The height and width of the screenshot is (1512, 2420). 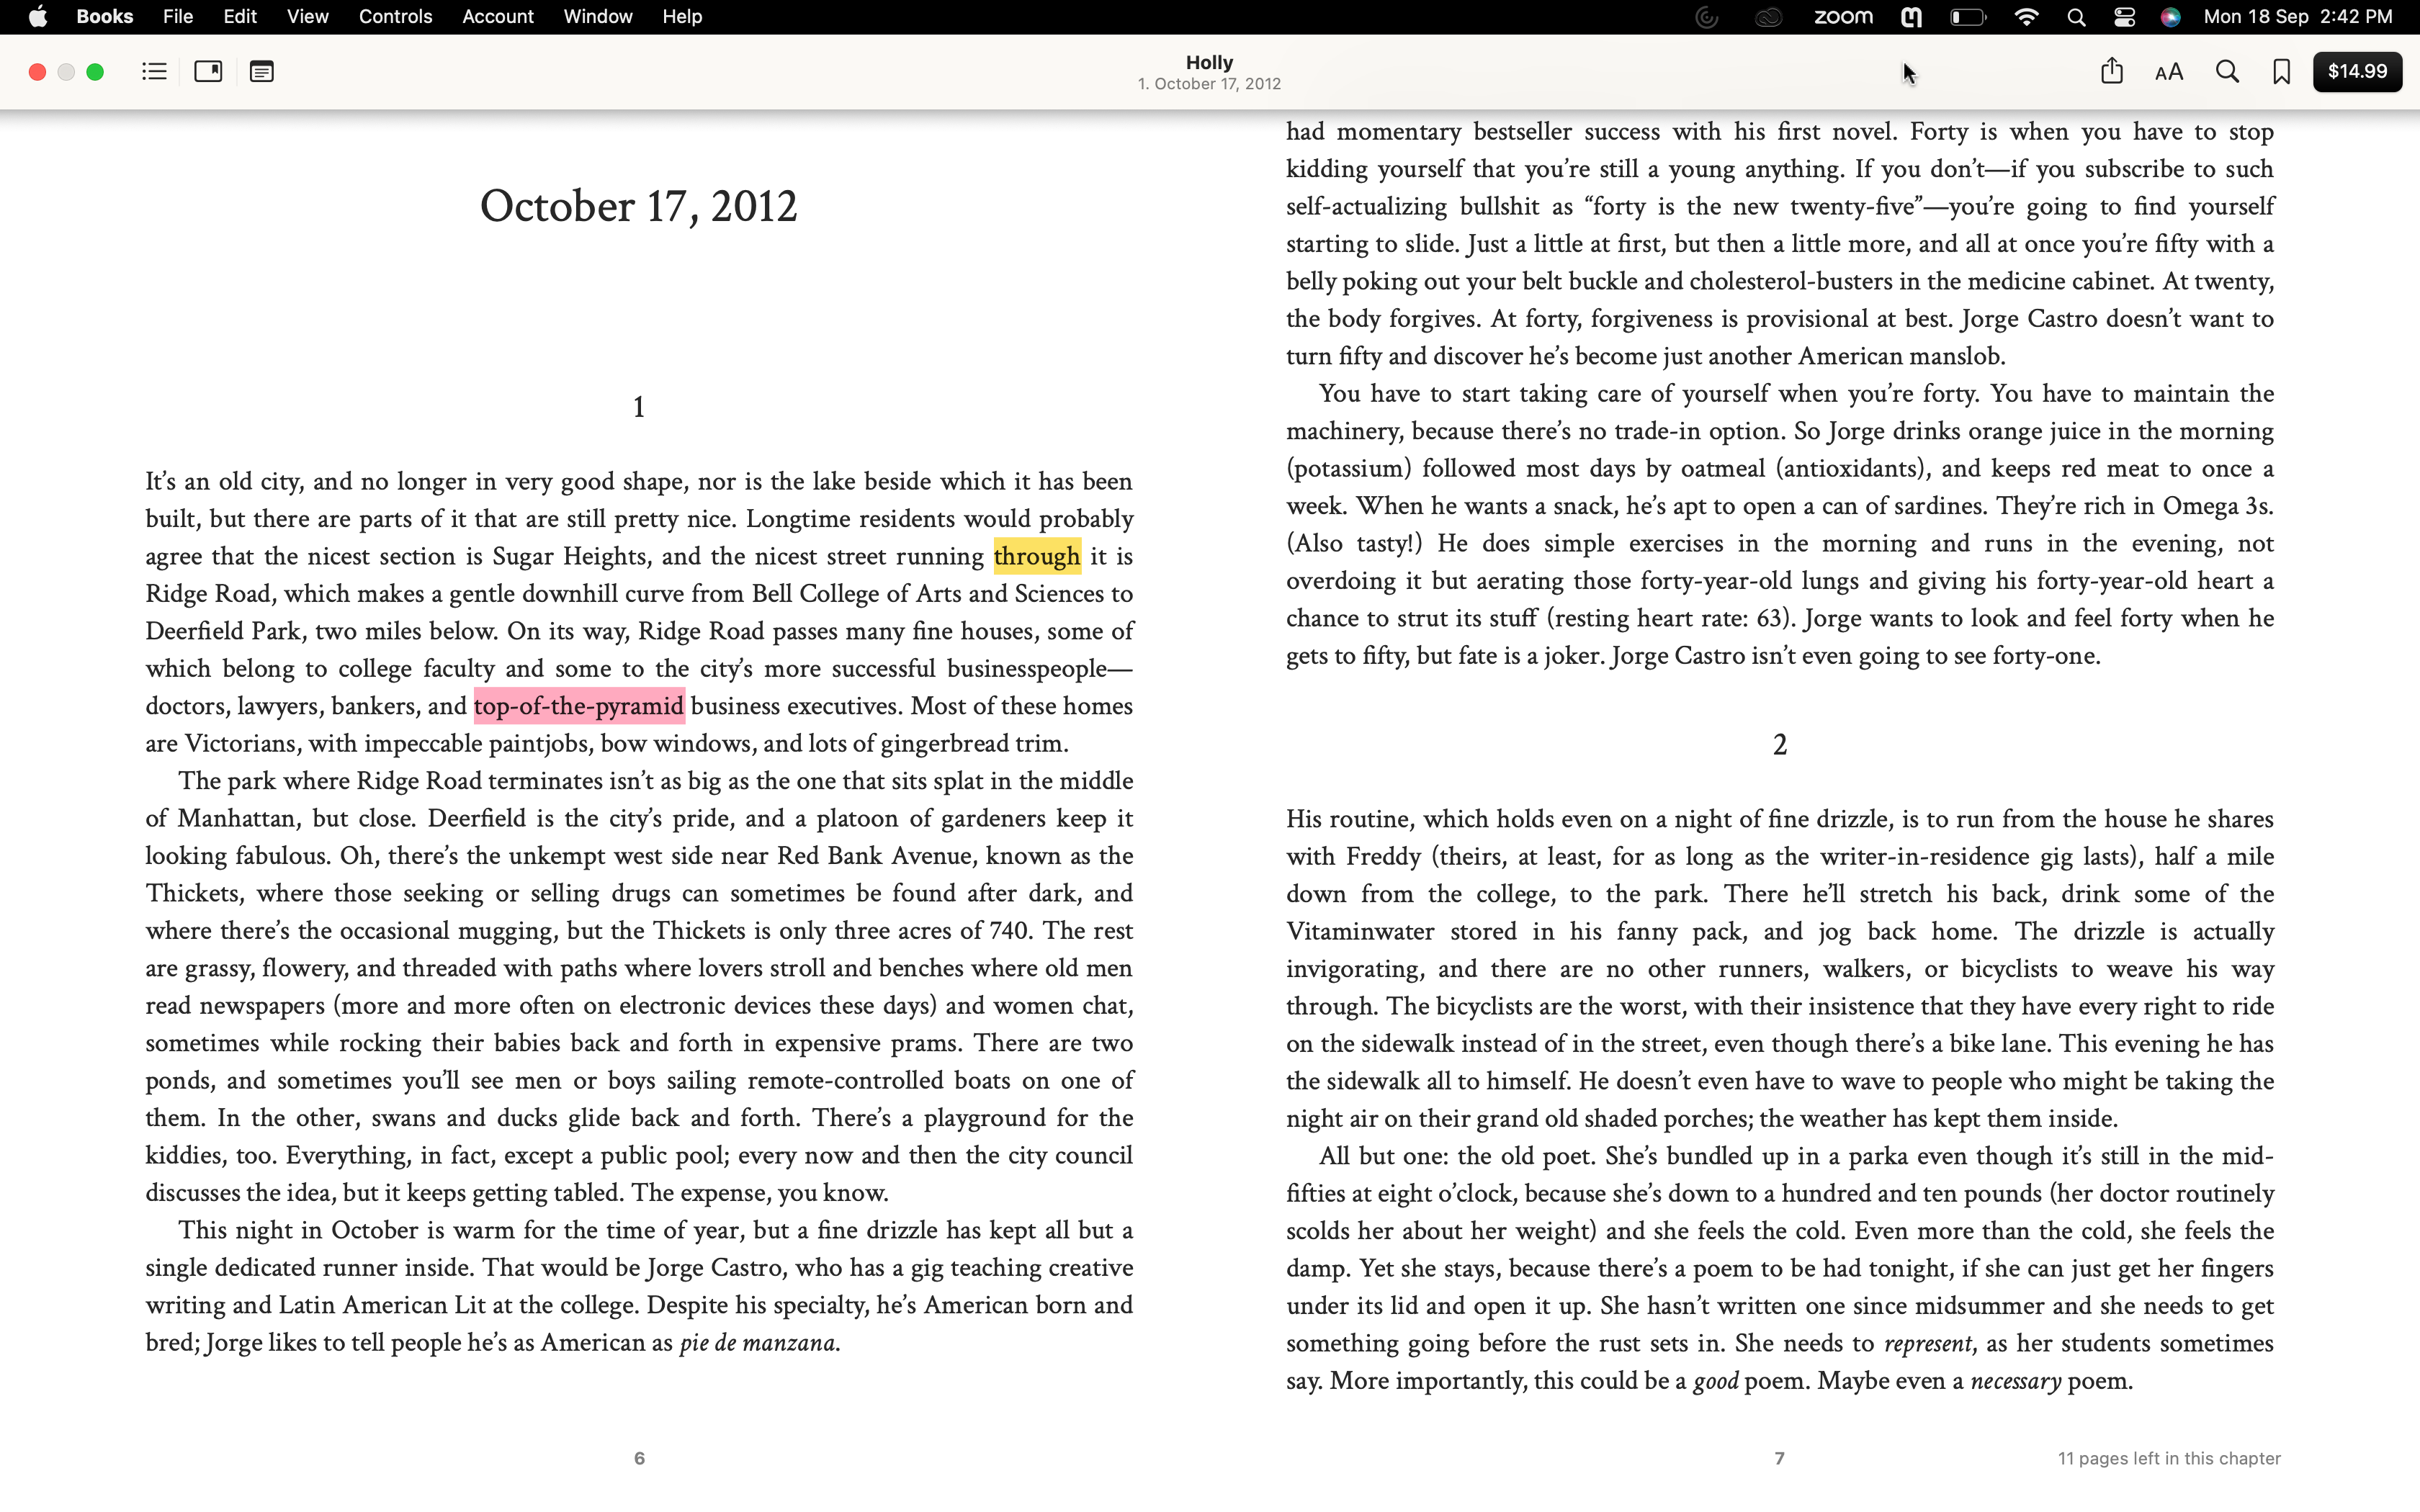 What do you see at coordinates (2282, 73) in the screenshot?
I see `Add the current page to favorites and view a list of all your favorite pages` at bounding box center [2282, 73].